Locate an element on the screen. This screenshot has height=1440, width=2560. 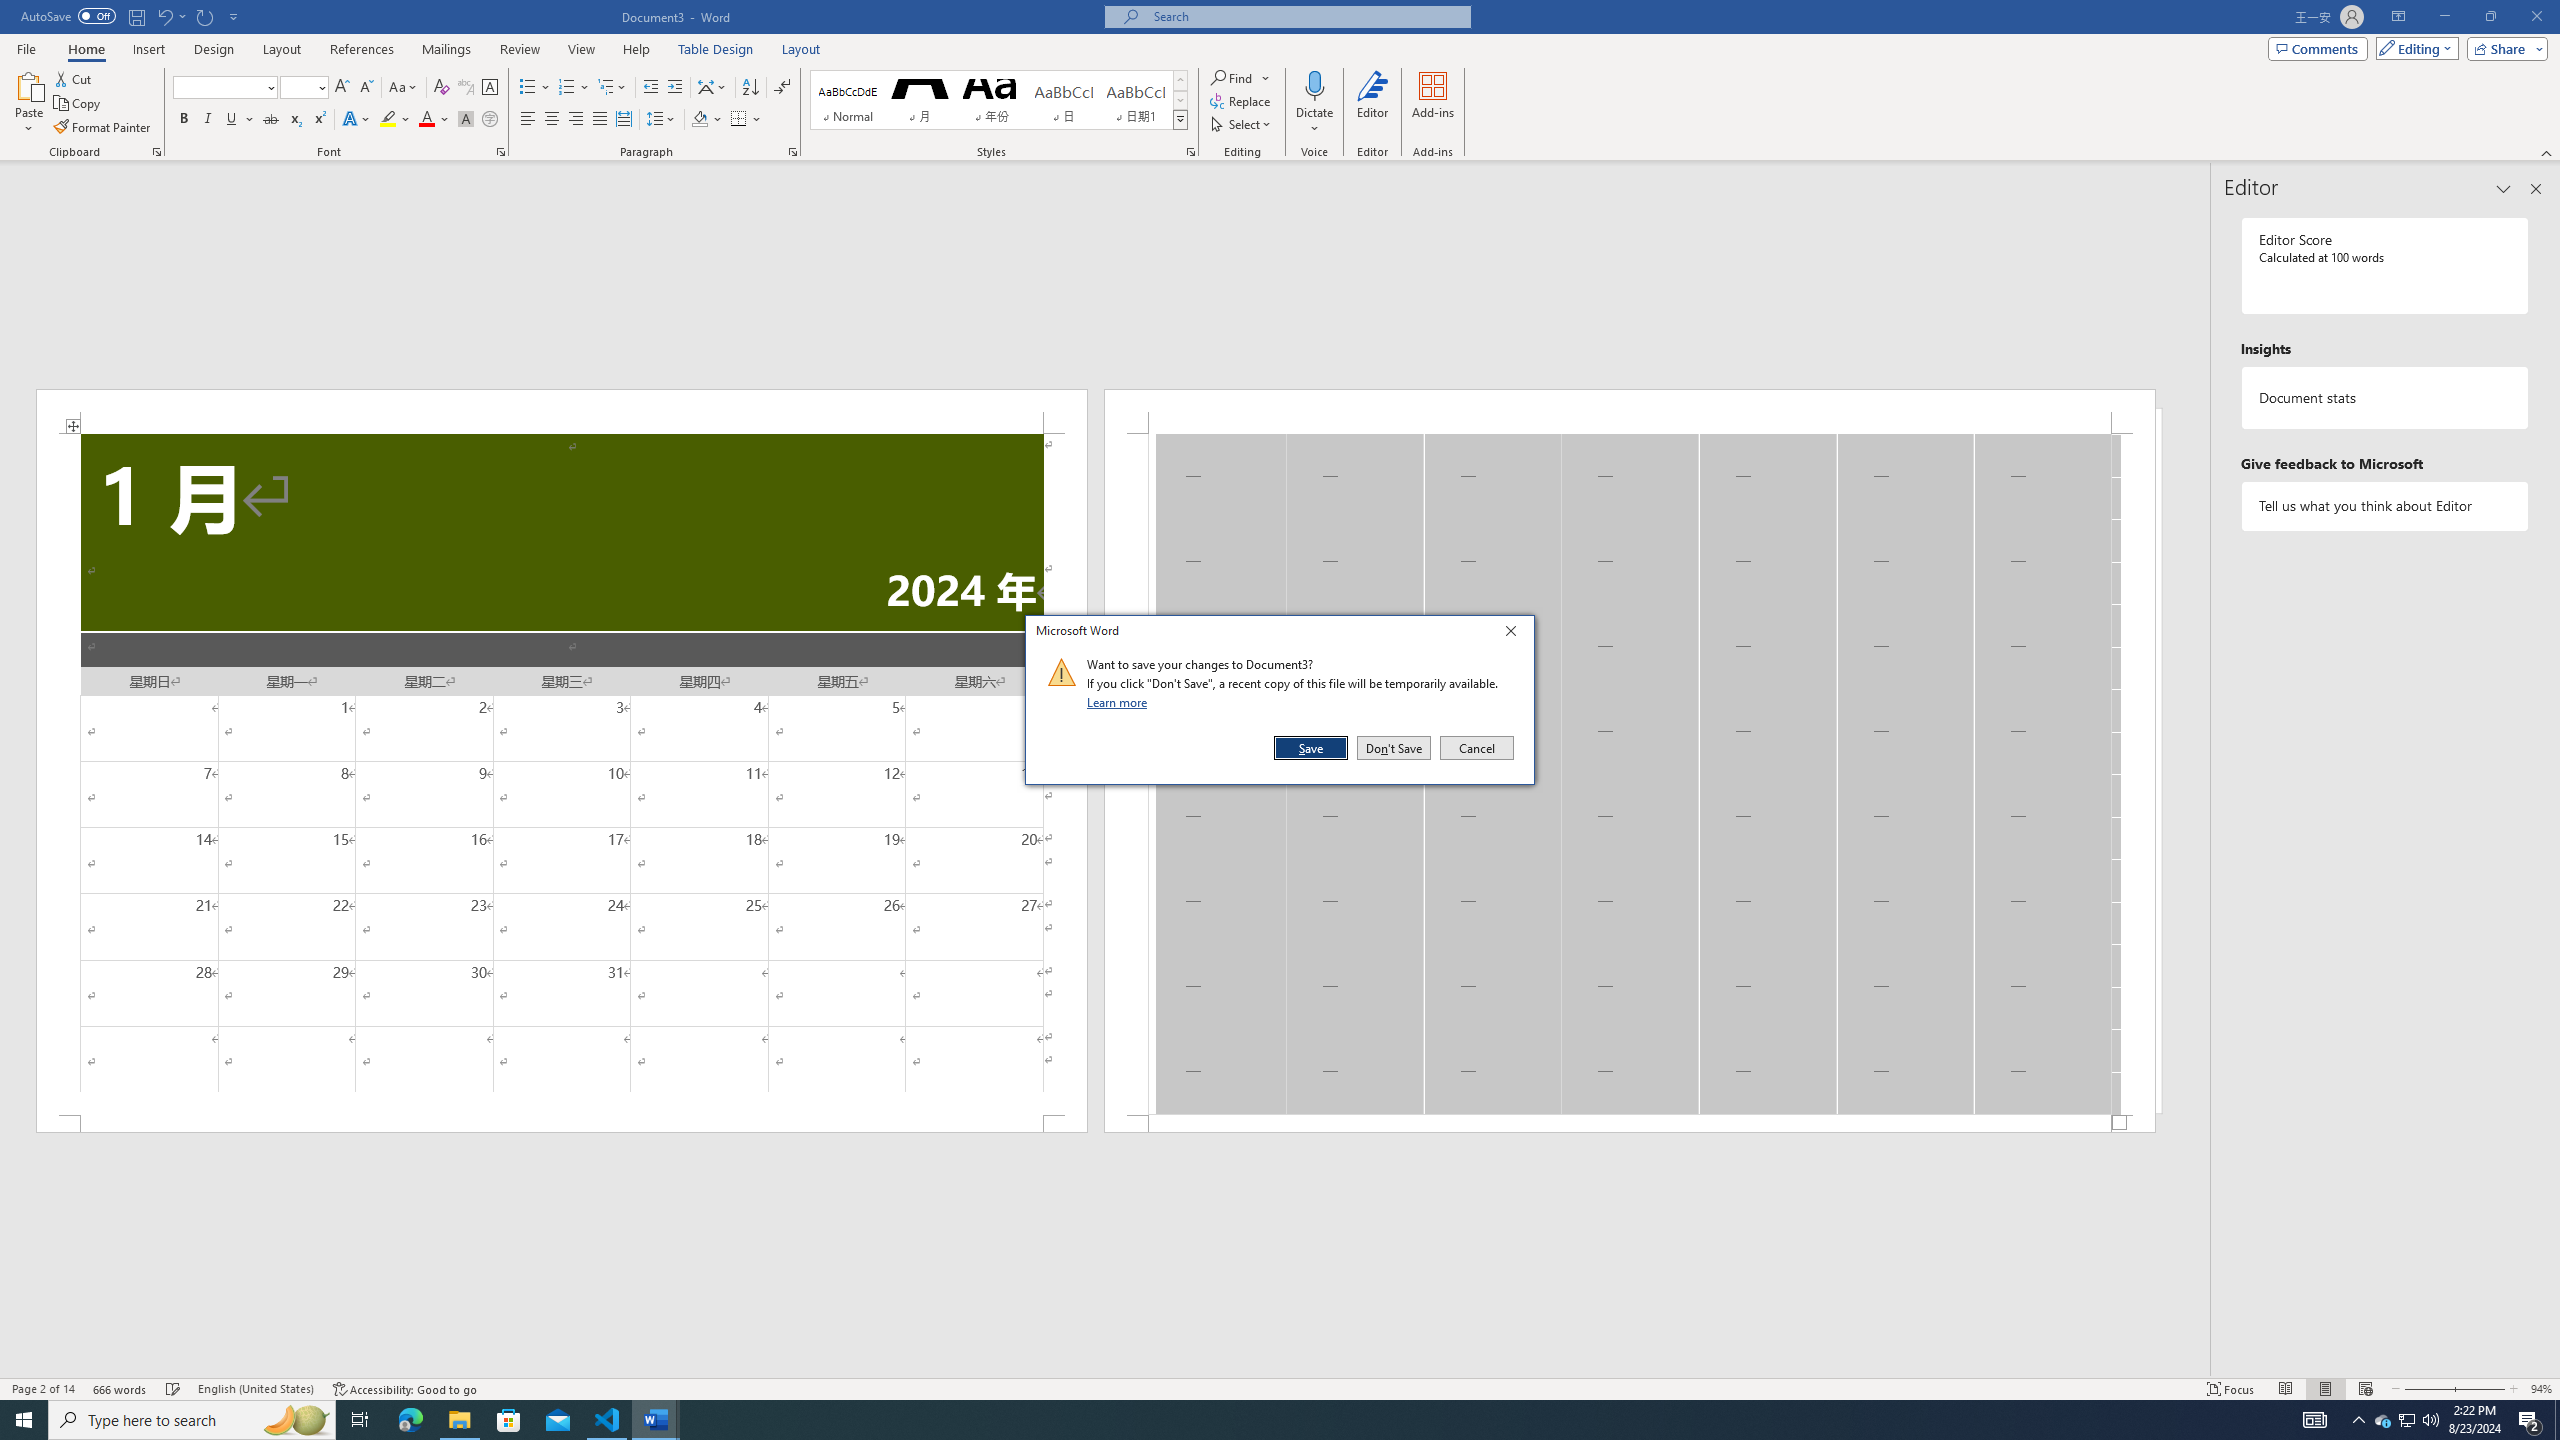
'Numbering' is located at coordinates (566, 87).